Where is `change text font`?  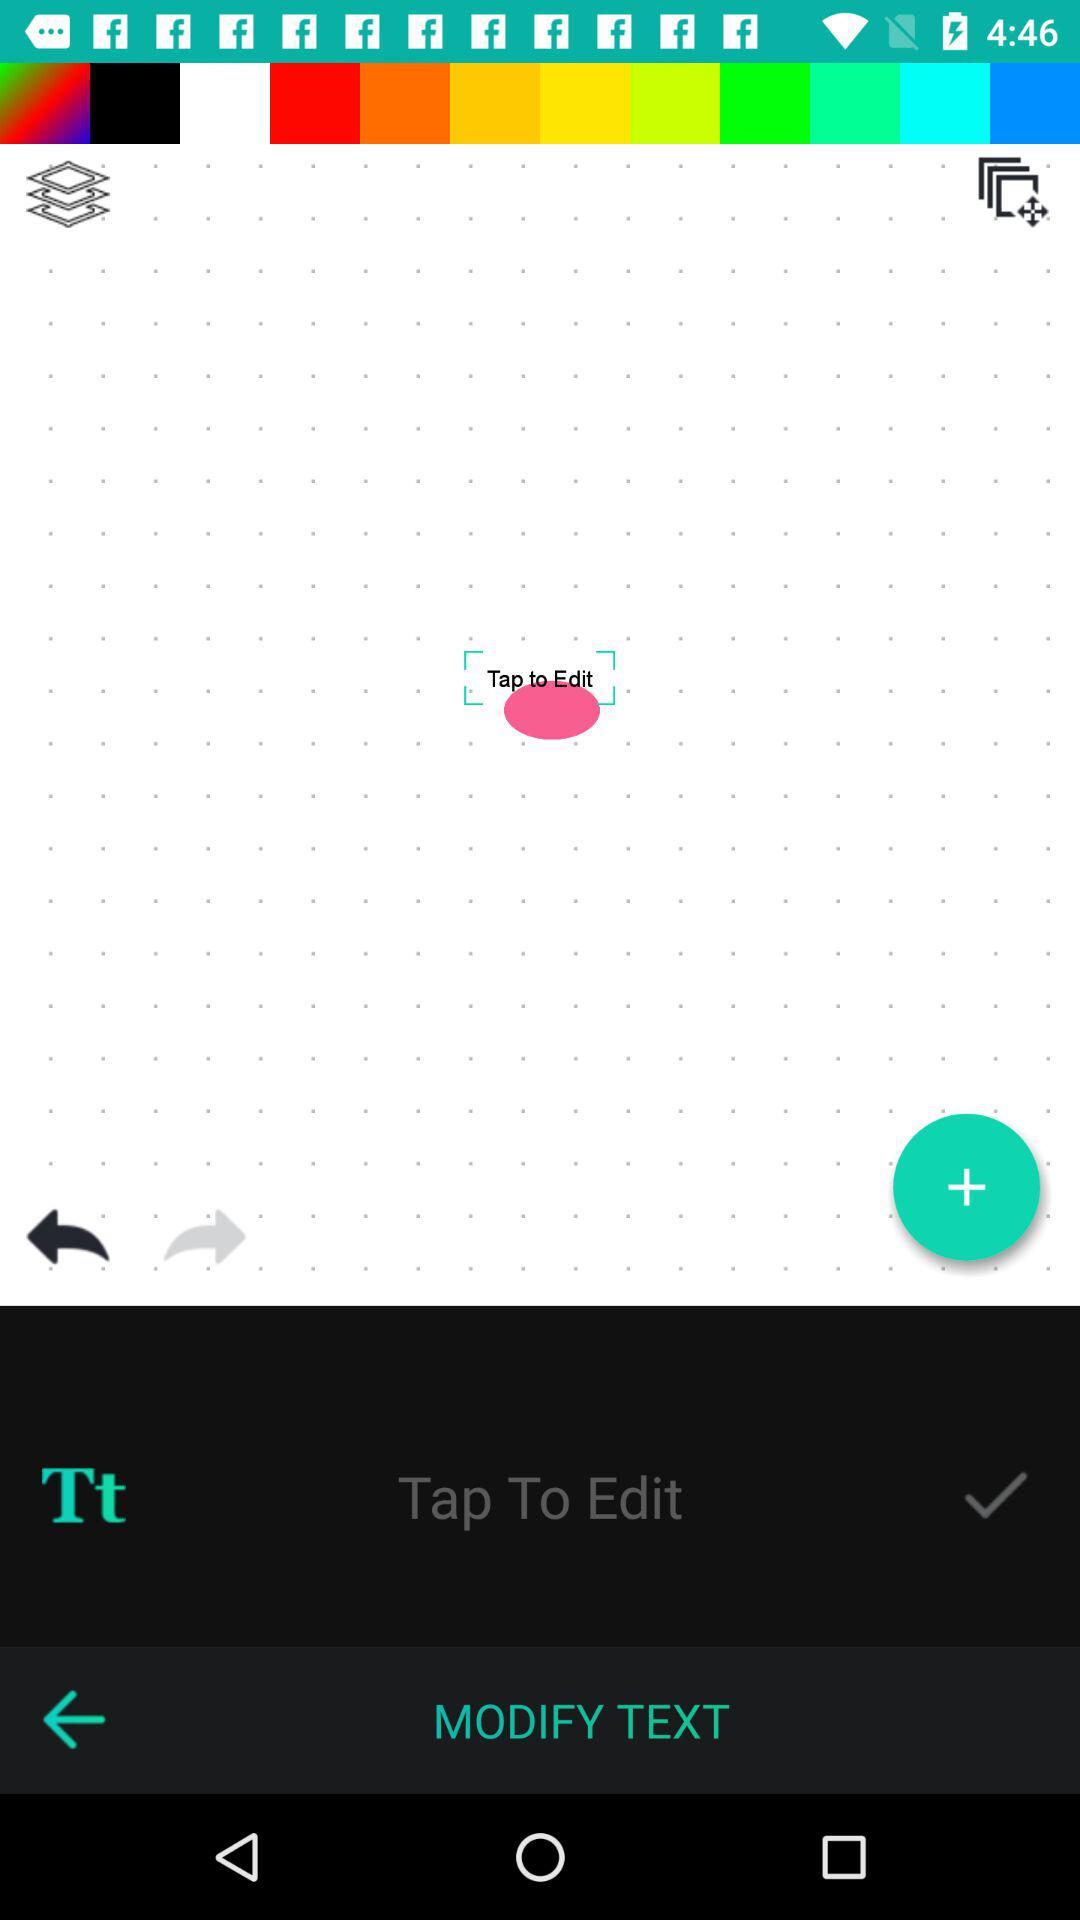 change text font is located at coordinates (83, 1496).